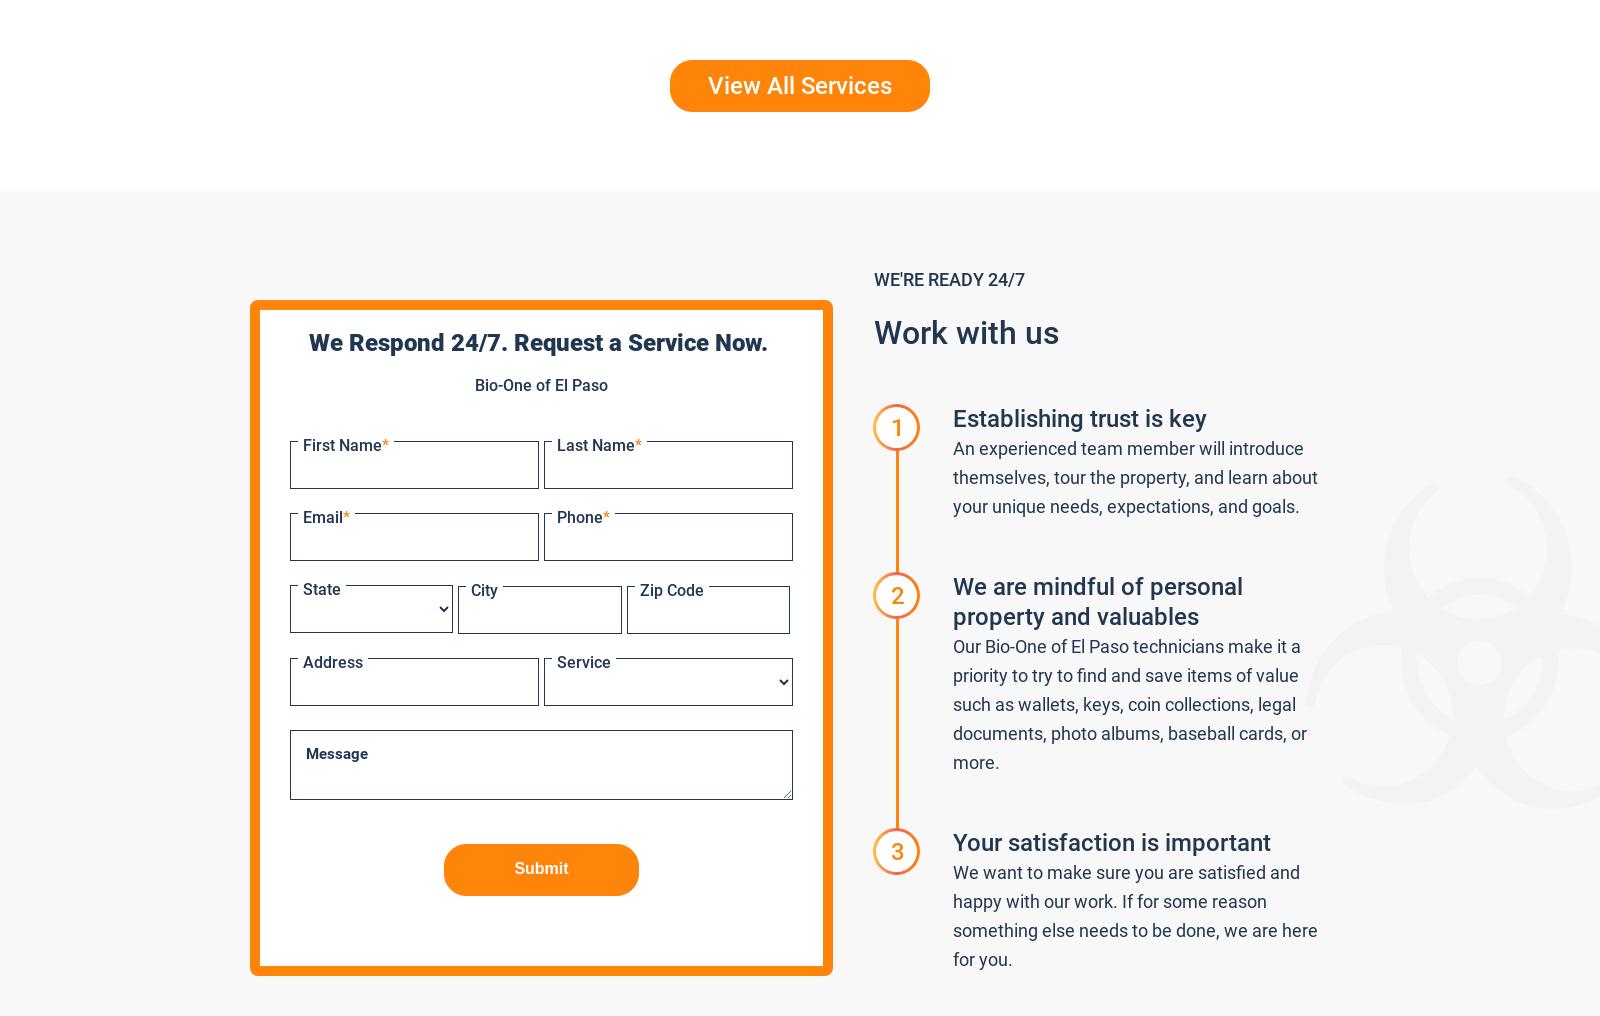 The image size is (1600, 1016). I want to click on 'We want to make sure you are satisfied and happy with our work. If for some reason something else needs to be done, we are here for you.', so click(1135, 914).